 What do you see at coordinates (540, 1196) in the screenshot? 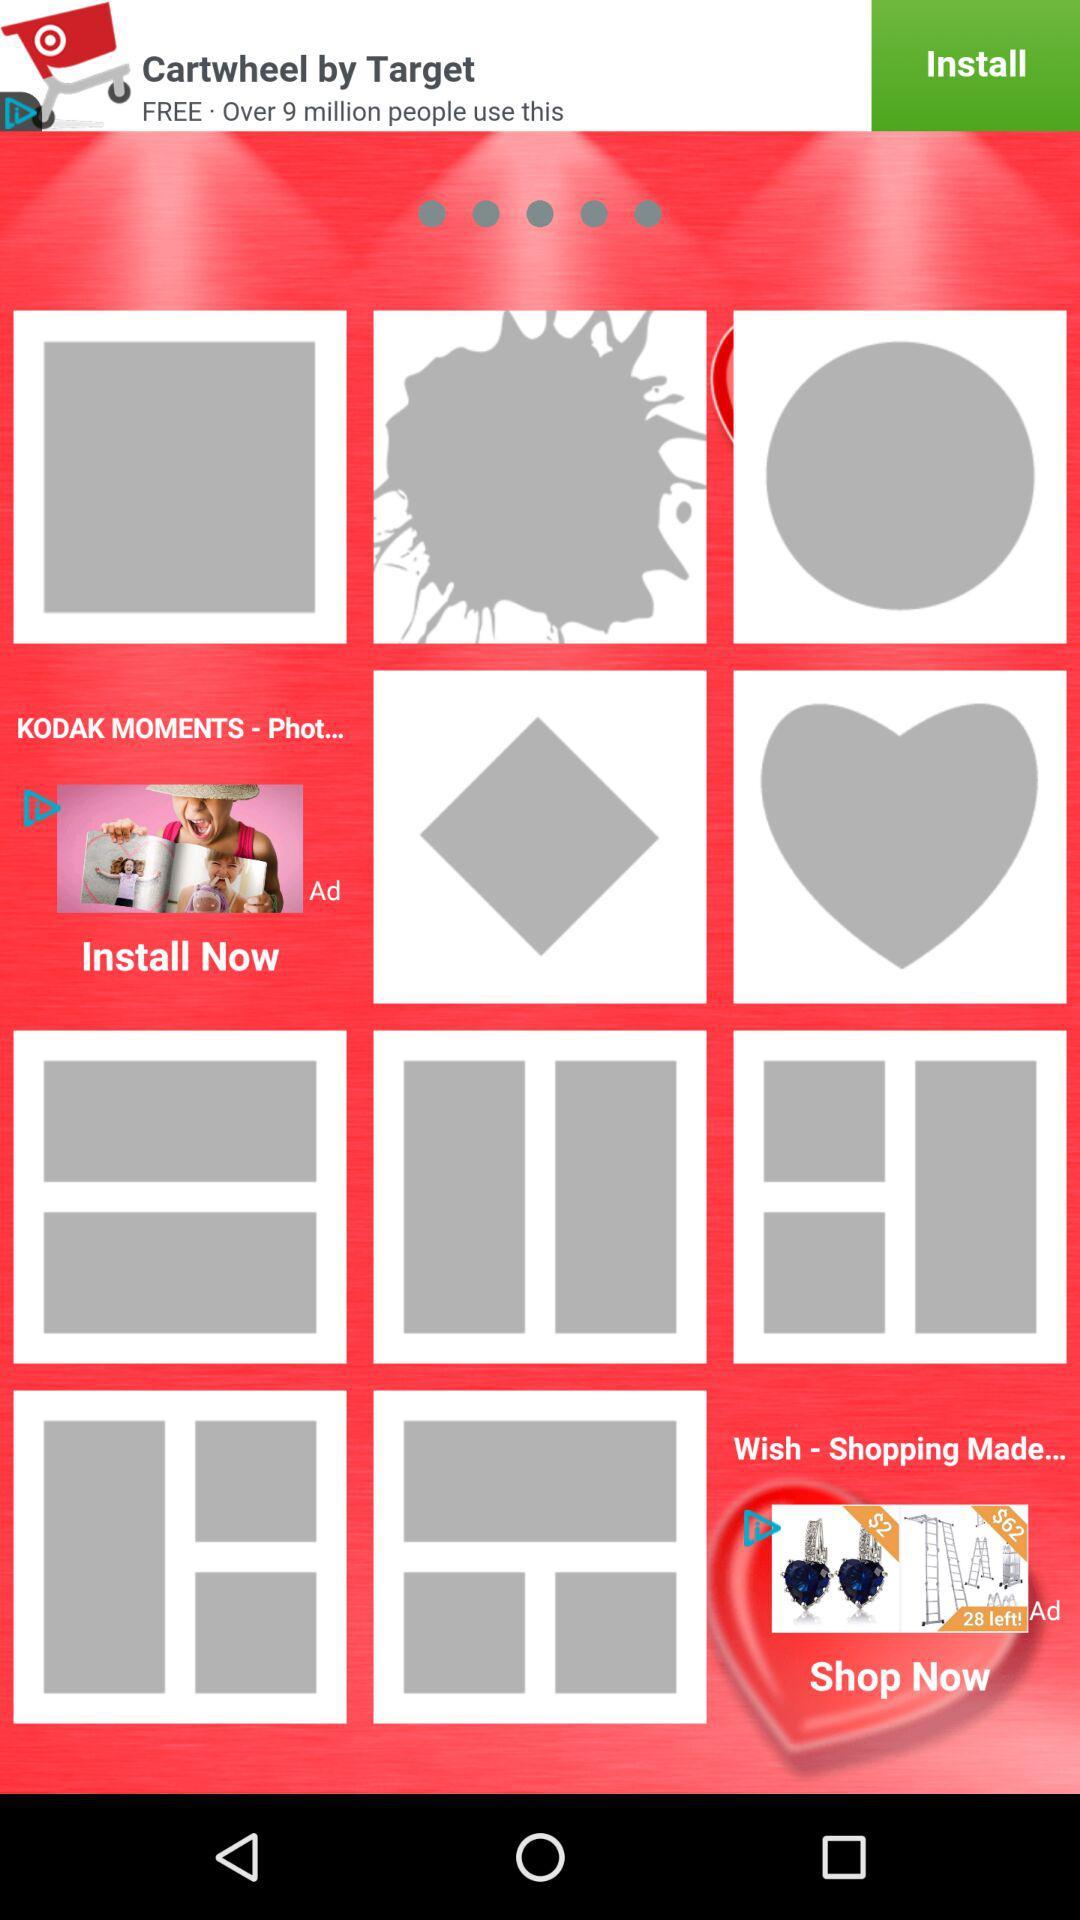
I see `the third image from top positioned at the right side of the page` at bounding box center [540, 1196].